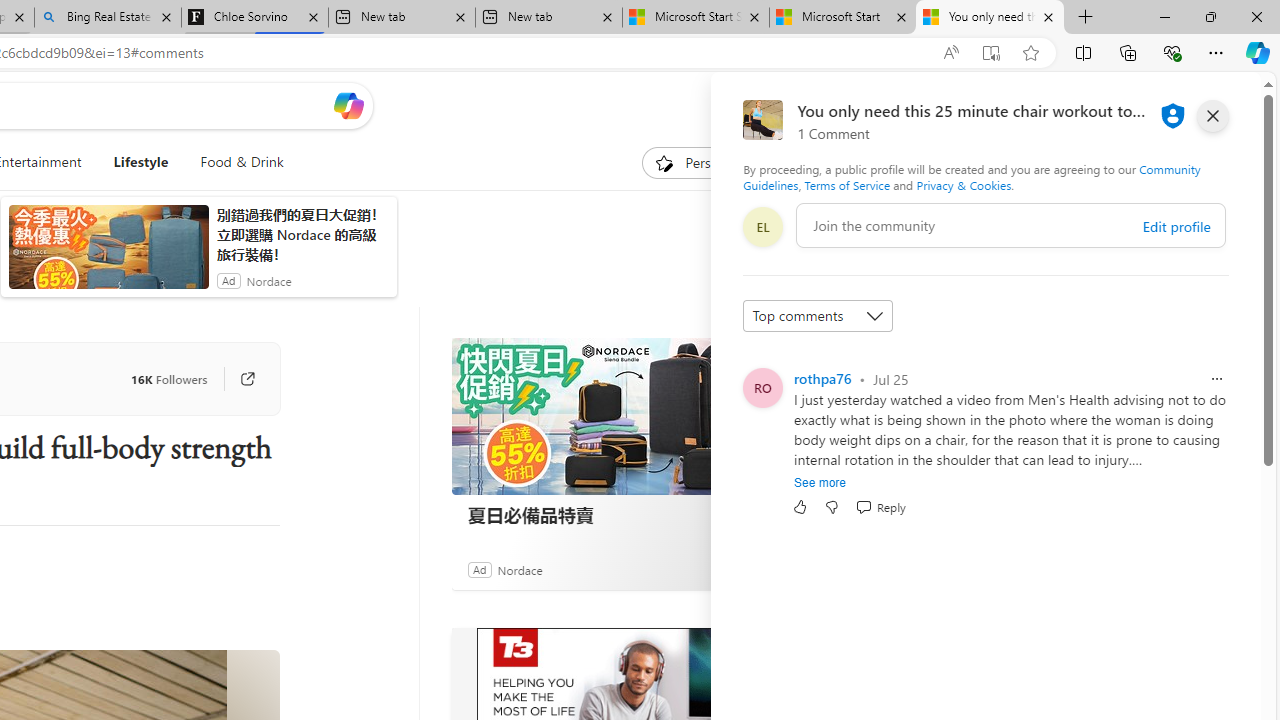 The image size is (1280, 720). What do you see at coordinates (240, 162) in the screenshot?
I see `'Food & Drink'` at bounding box center [240, 162].